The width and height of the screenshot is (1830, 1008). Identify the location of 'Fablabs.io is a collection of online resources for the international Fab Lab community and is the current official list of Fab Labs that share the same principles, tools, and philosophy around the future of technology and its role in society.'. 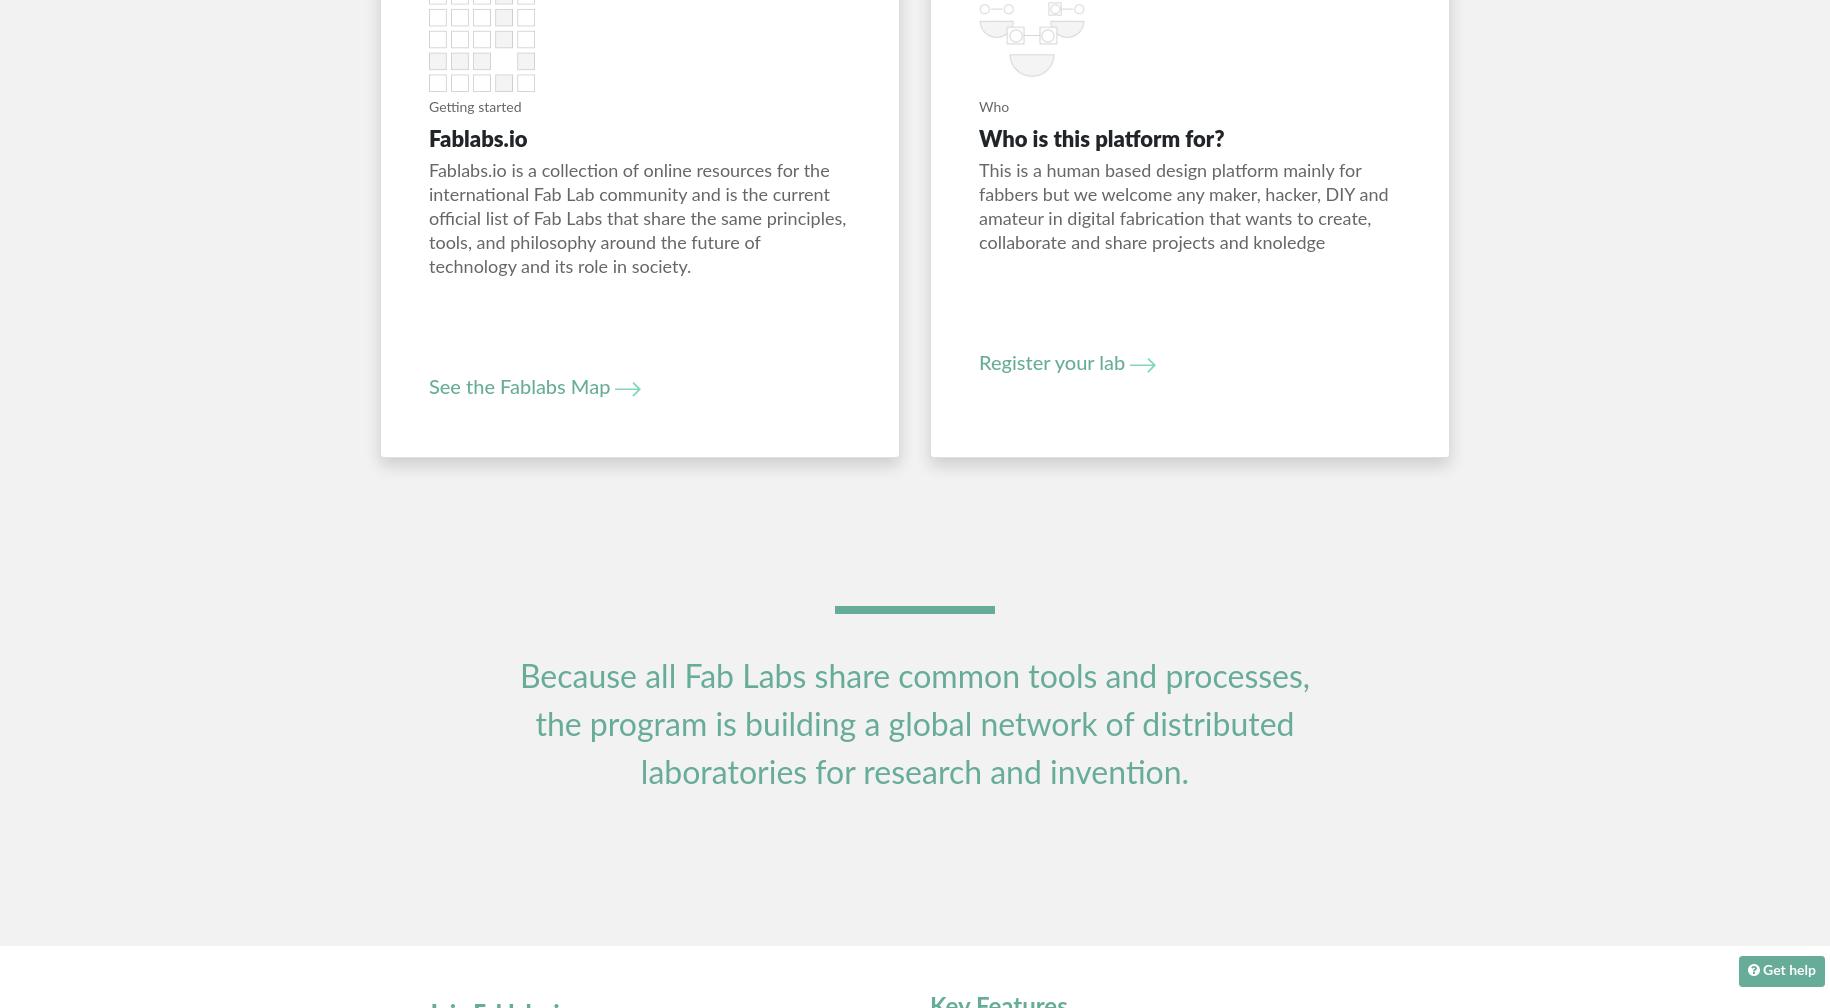
(636, 220).